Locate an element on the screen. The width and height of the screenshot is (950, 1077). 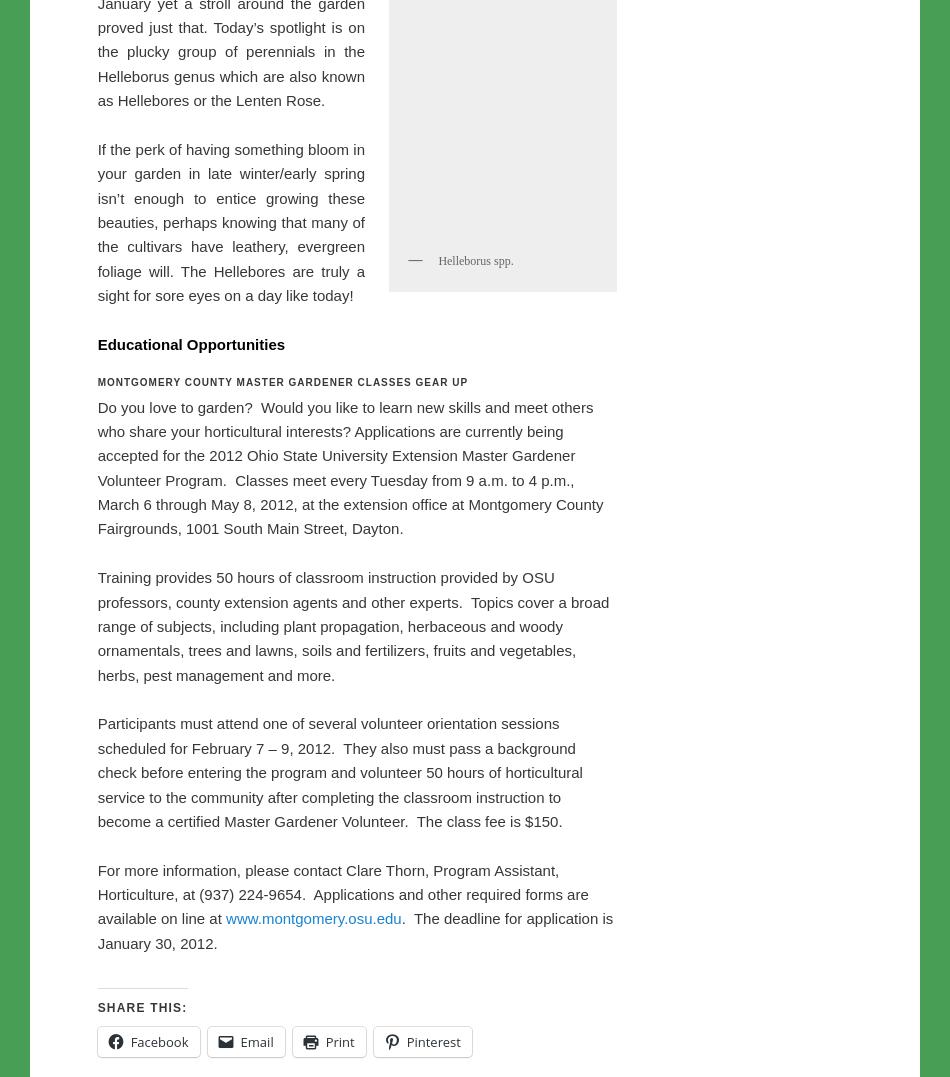
'gardening' is located at coordinates (96, 173).